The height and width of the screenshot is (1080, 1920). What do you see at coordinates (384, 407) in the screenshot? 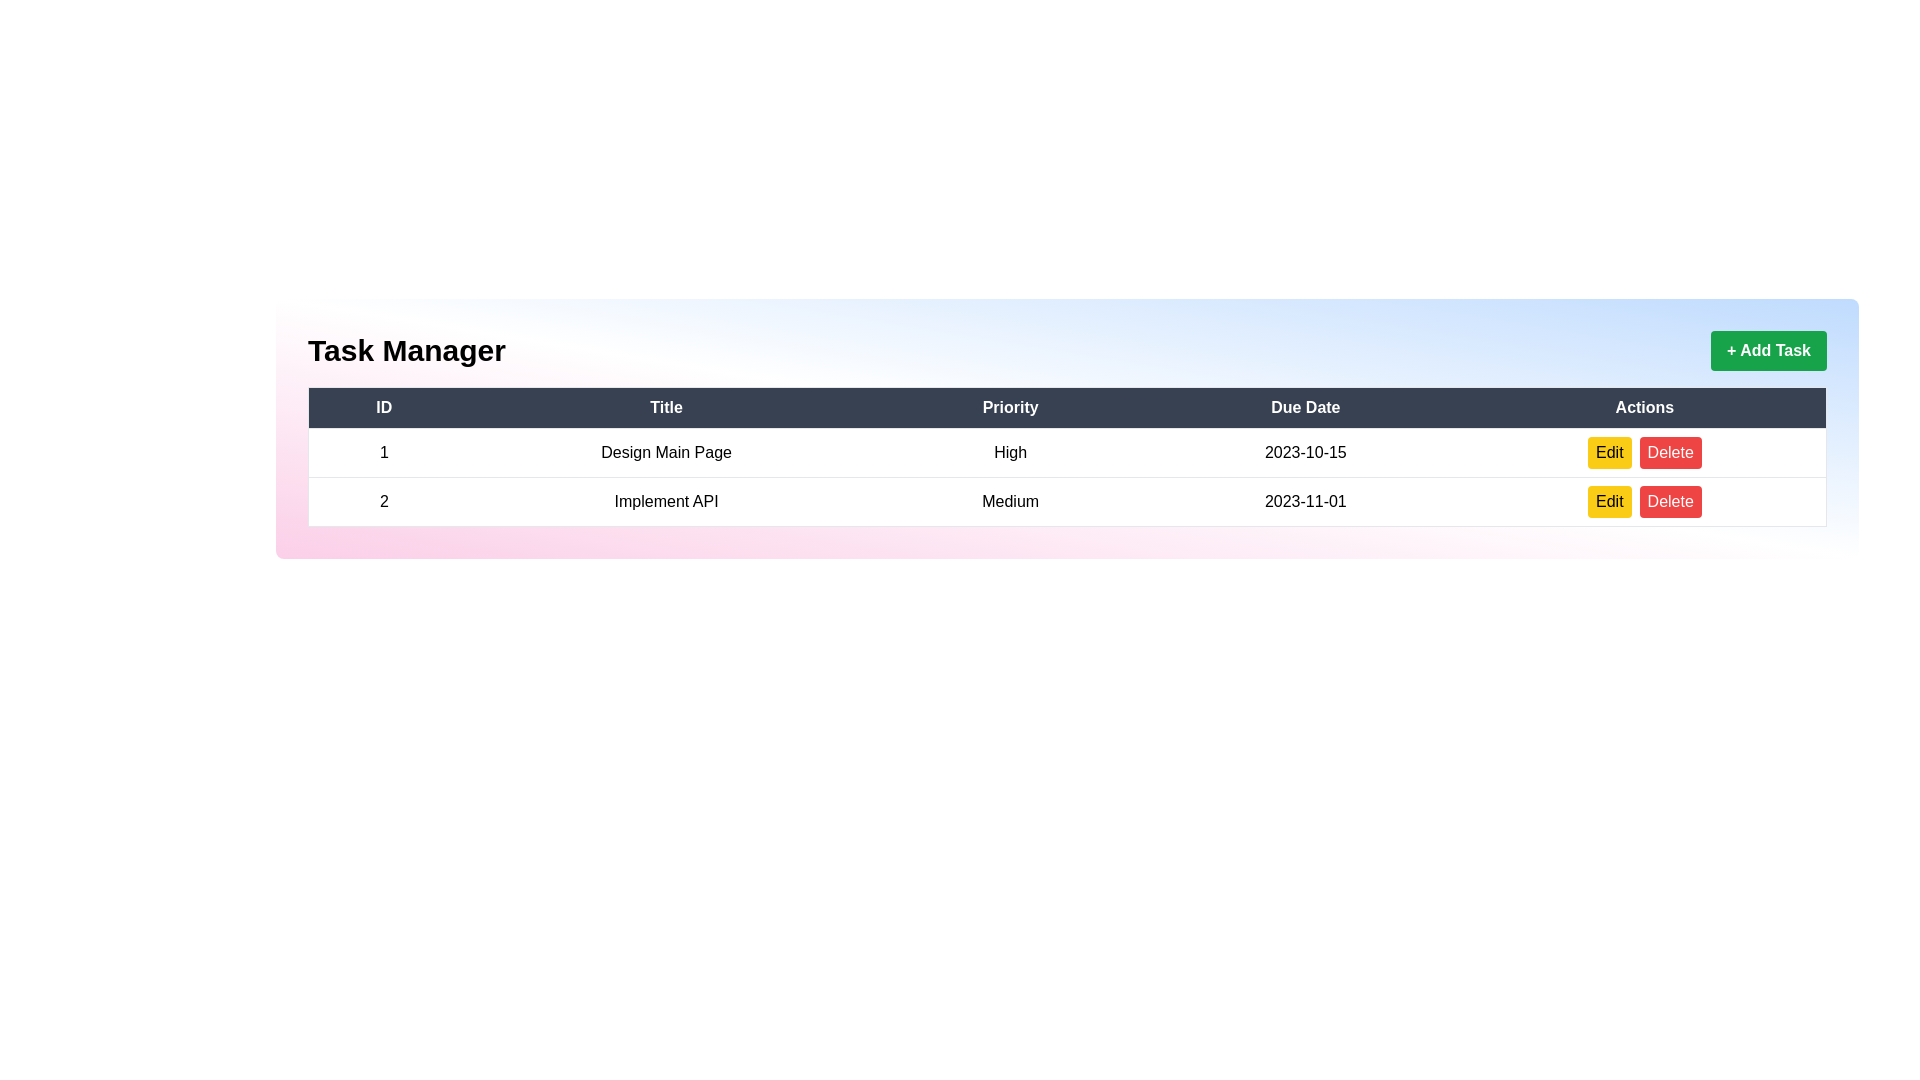
I see `the label element with the text 'ID' on a dark gray background, which serves as the header for the first column of the data table` at bounding box center [384, 407].